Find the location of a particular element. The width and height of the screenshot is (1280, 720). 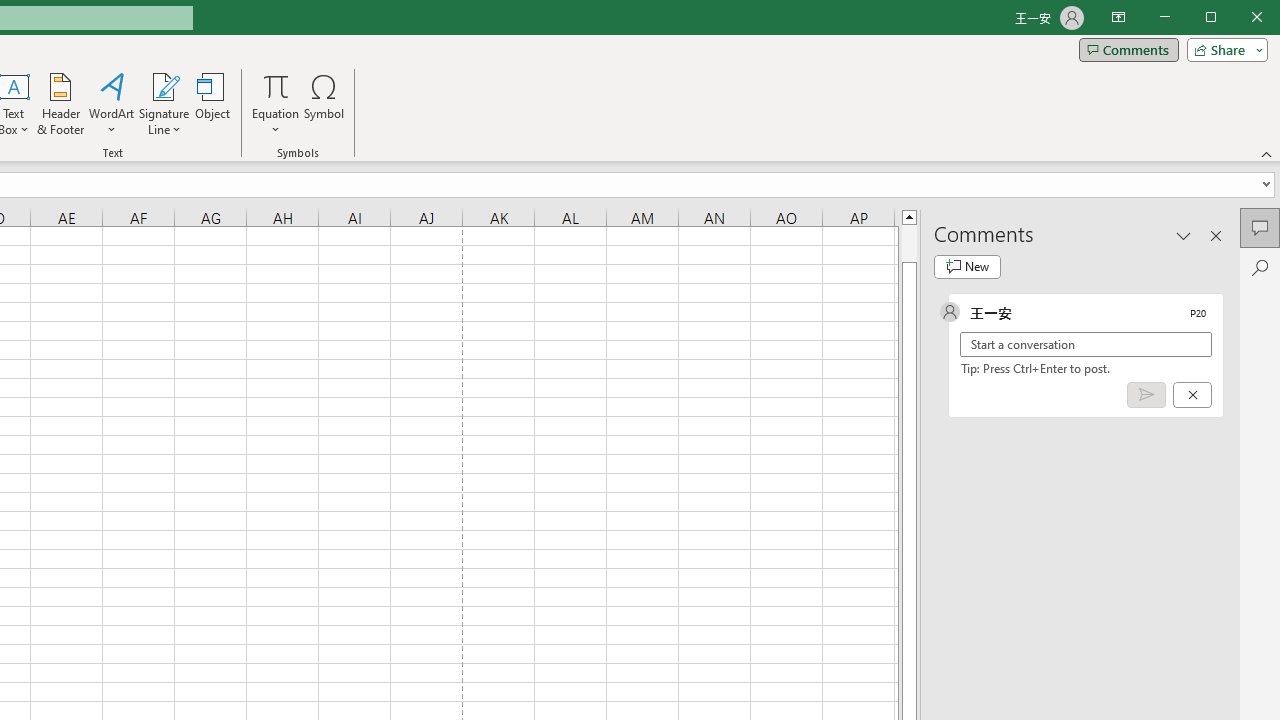

'WordArt' is located at coordinates (111, 104).